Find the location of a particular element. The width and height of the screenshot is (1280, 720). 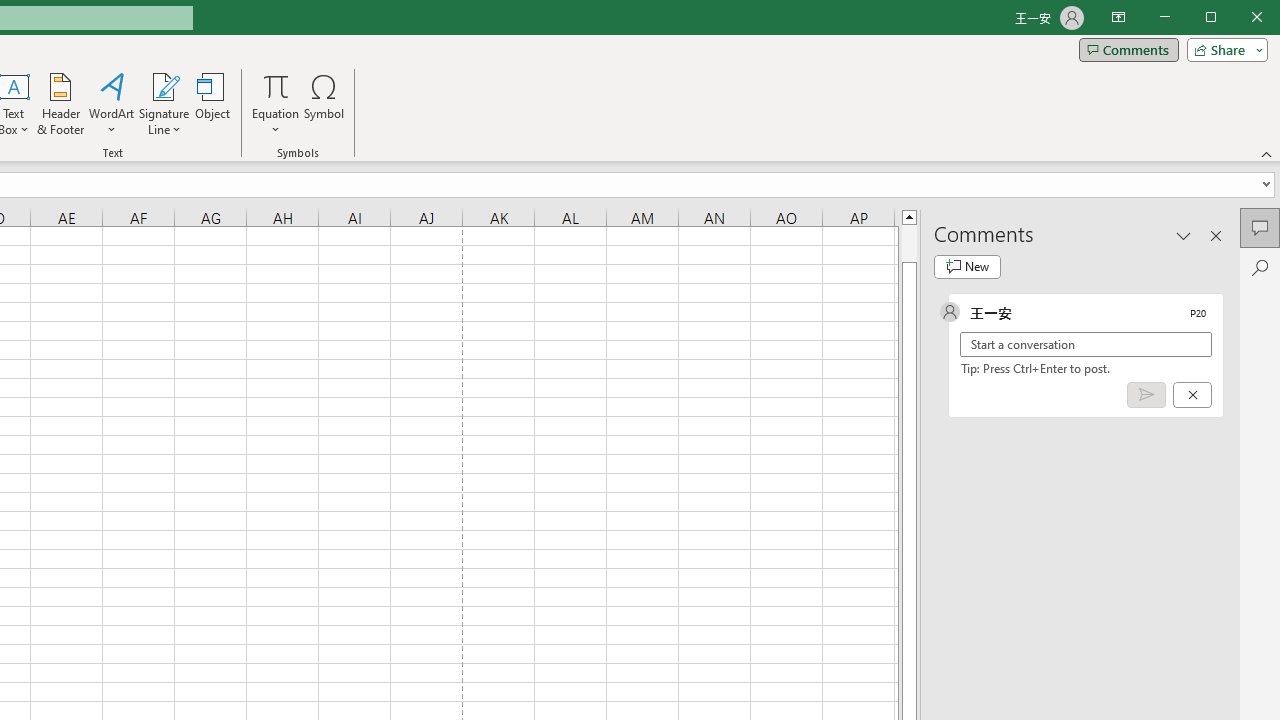

'WordArt' is located at coordinates (111, 104).